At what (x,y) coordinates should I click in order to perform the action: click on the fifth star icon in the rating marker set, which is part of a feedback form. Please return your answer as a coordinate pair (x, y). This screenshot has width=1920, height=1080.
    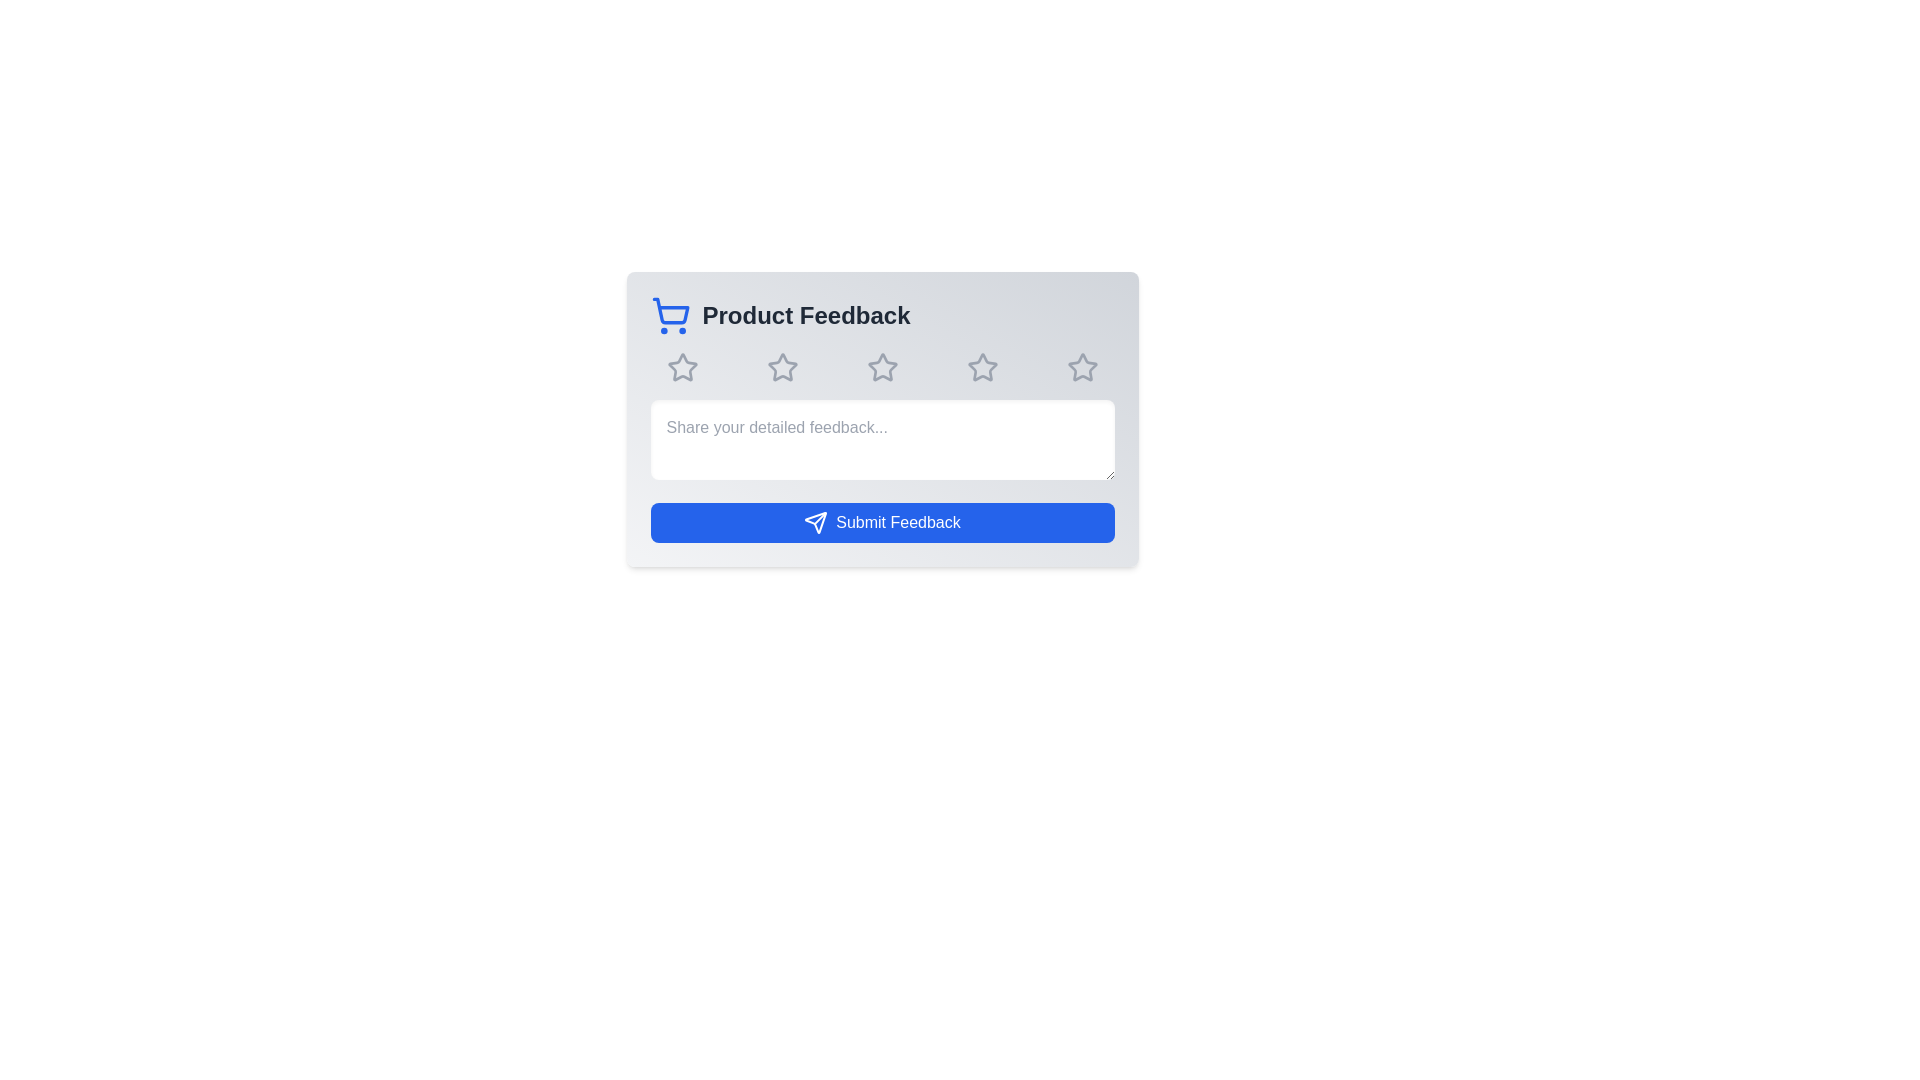
    Looking at the image, I should click on (982, 367).